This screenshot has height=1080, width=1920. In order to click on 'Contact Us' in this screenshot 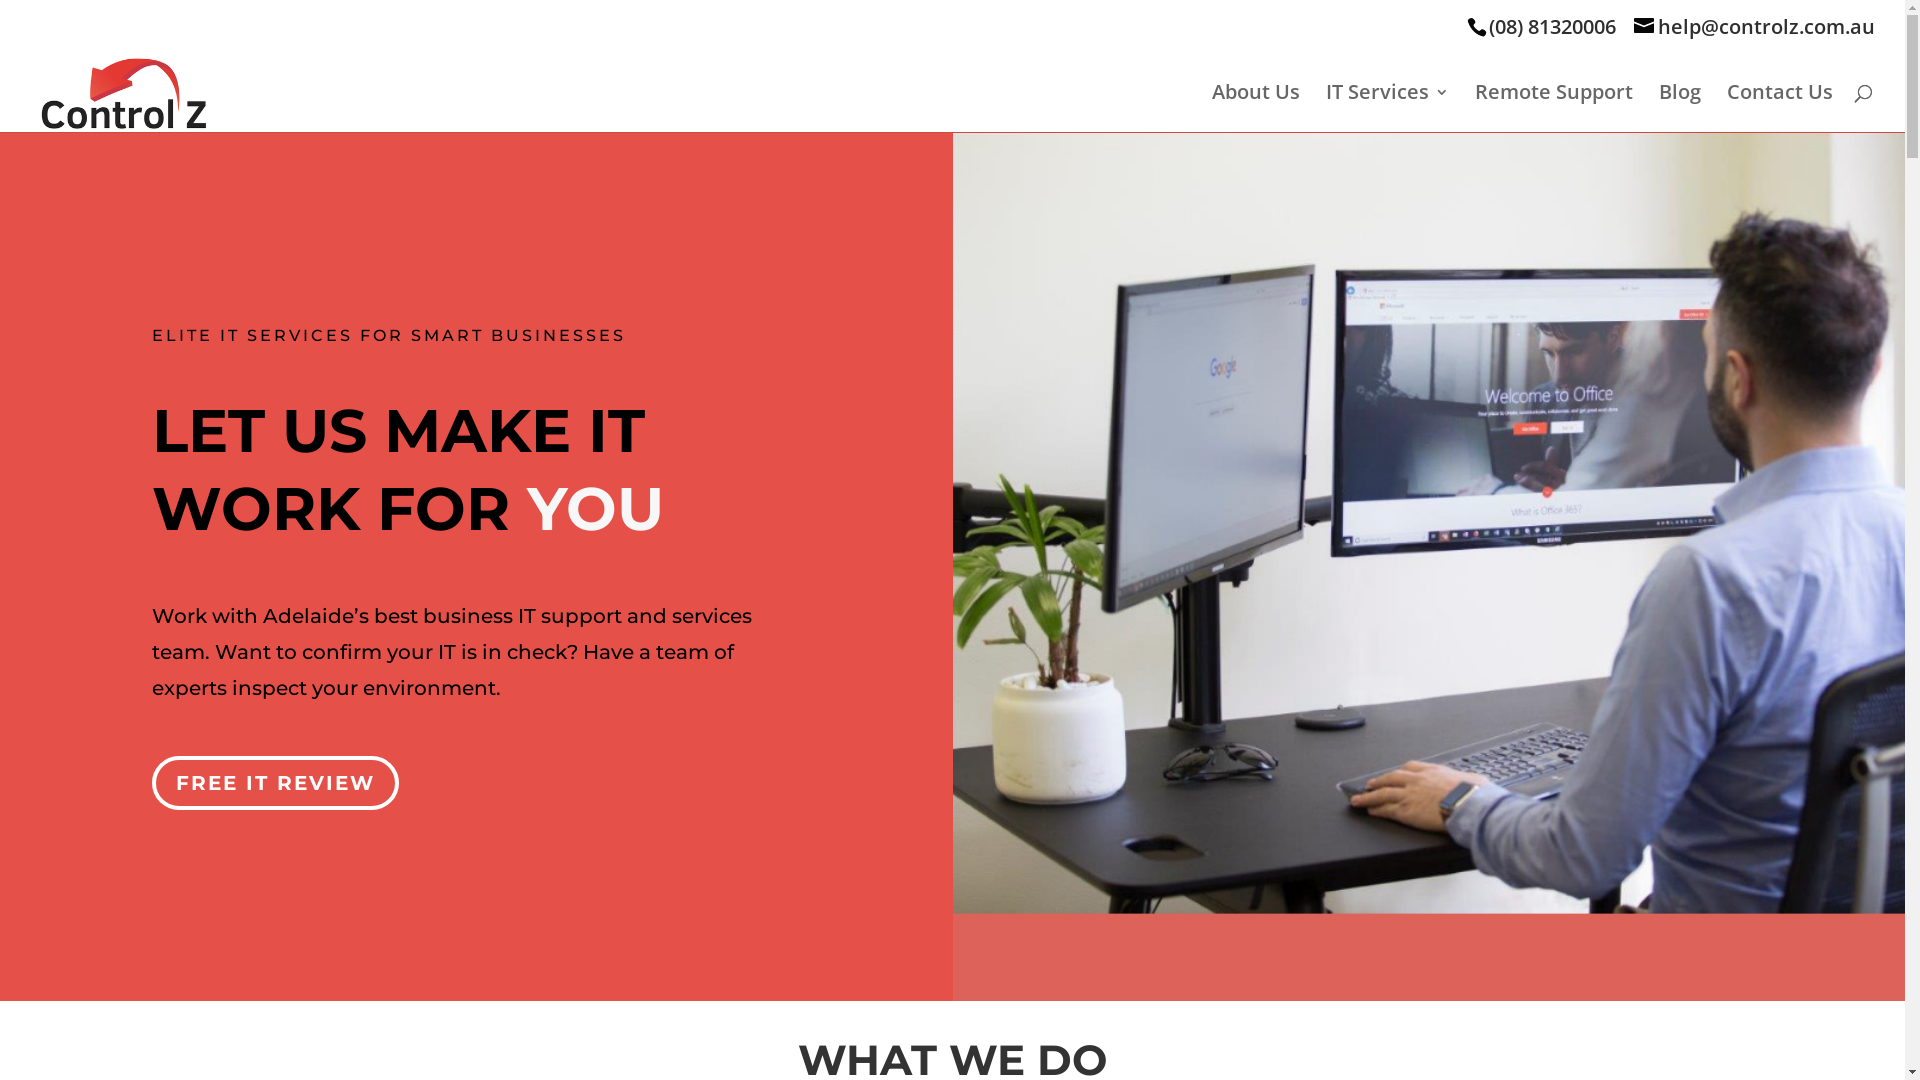, I will do `click(1780, 108)`.